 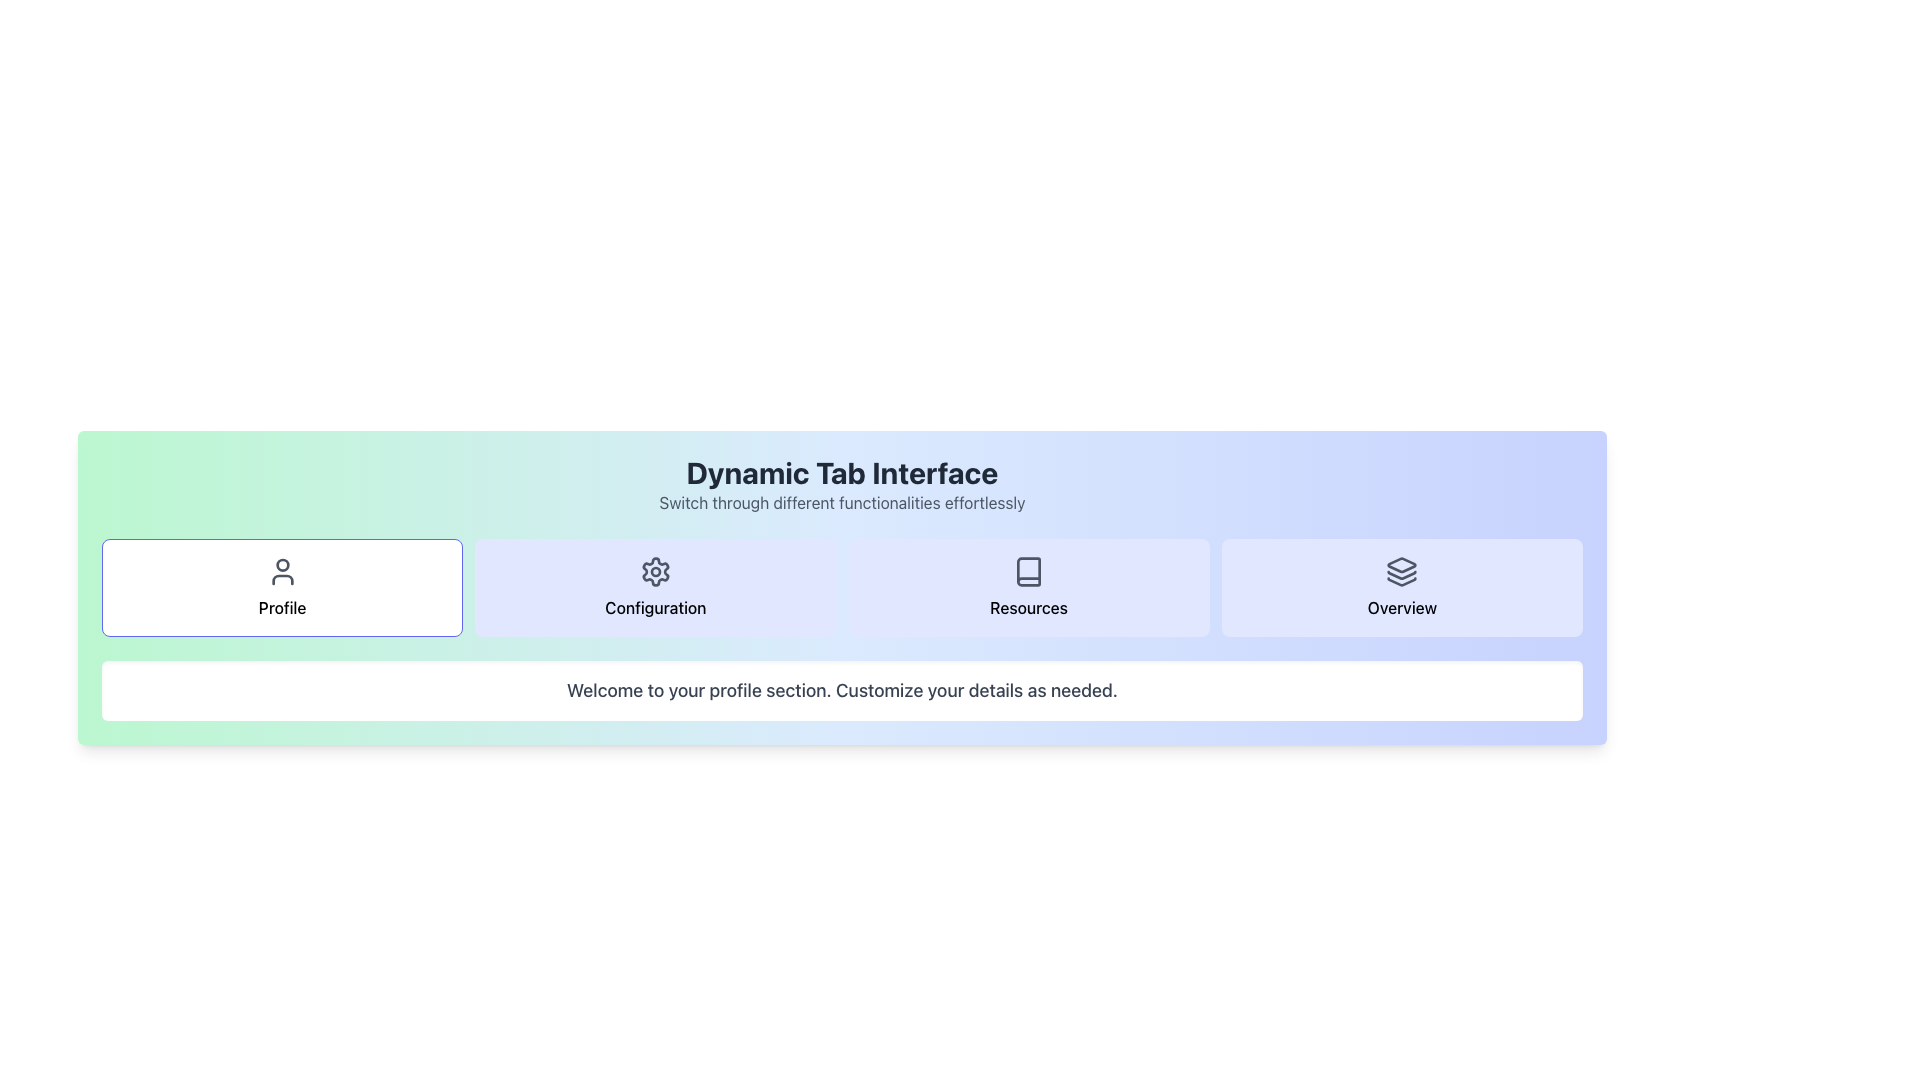 I want to click on the text label displaying 'Profile', which is styled with a medium-sized font and located below an icon in a bordered and rounded rectangular area within the leftmost section of a horizontally-aligned button group, so click(x=281, y=607).